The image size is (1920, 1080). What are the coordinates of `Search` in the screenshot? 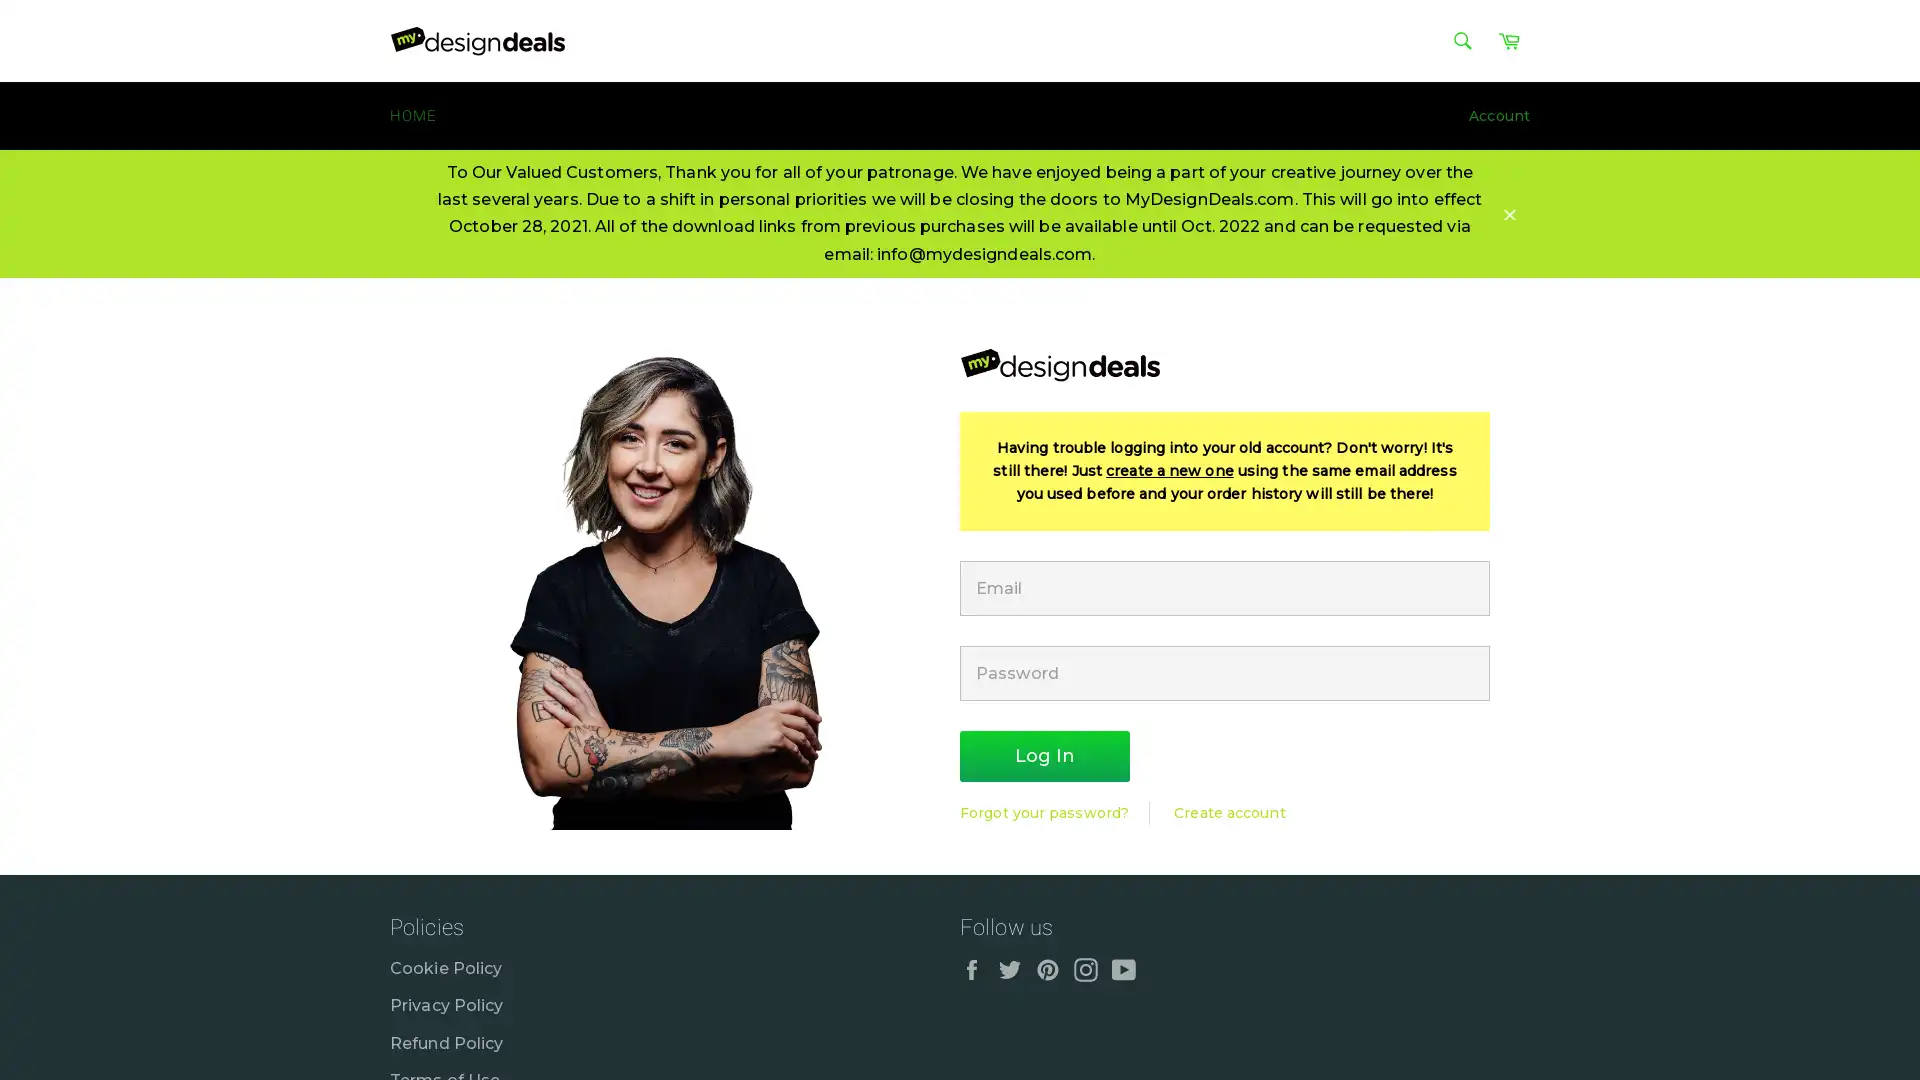 It's located at (1462, 41).